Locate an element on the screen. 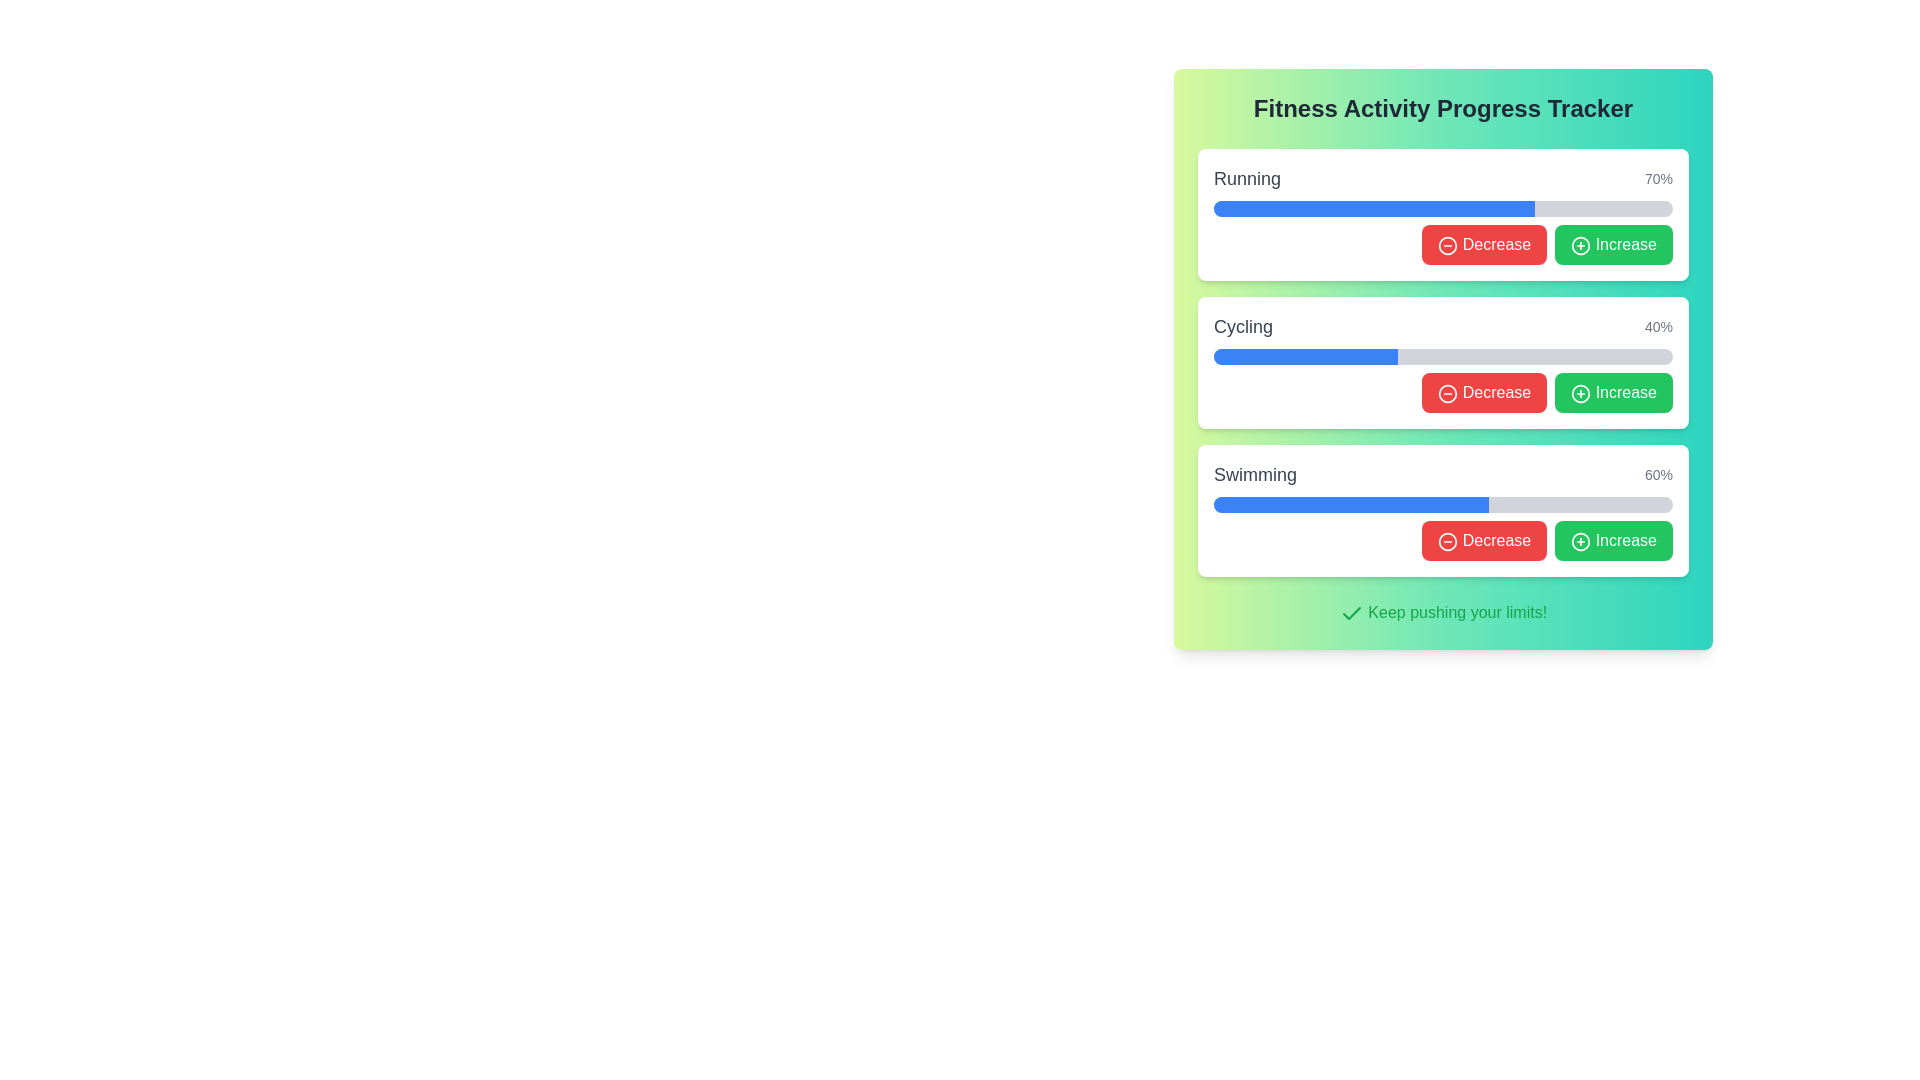  the progress for cycling activity is located at coordinates (1216, 356).